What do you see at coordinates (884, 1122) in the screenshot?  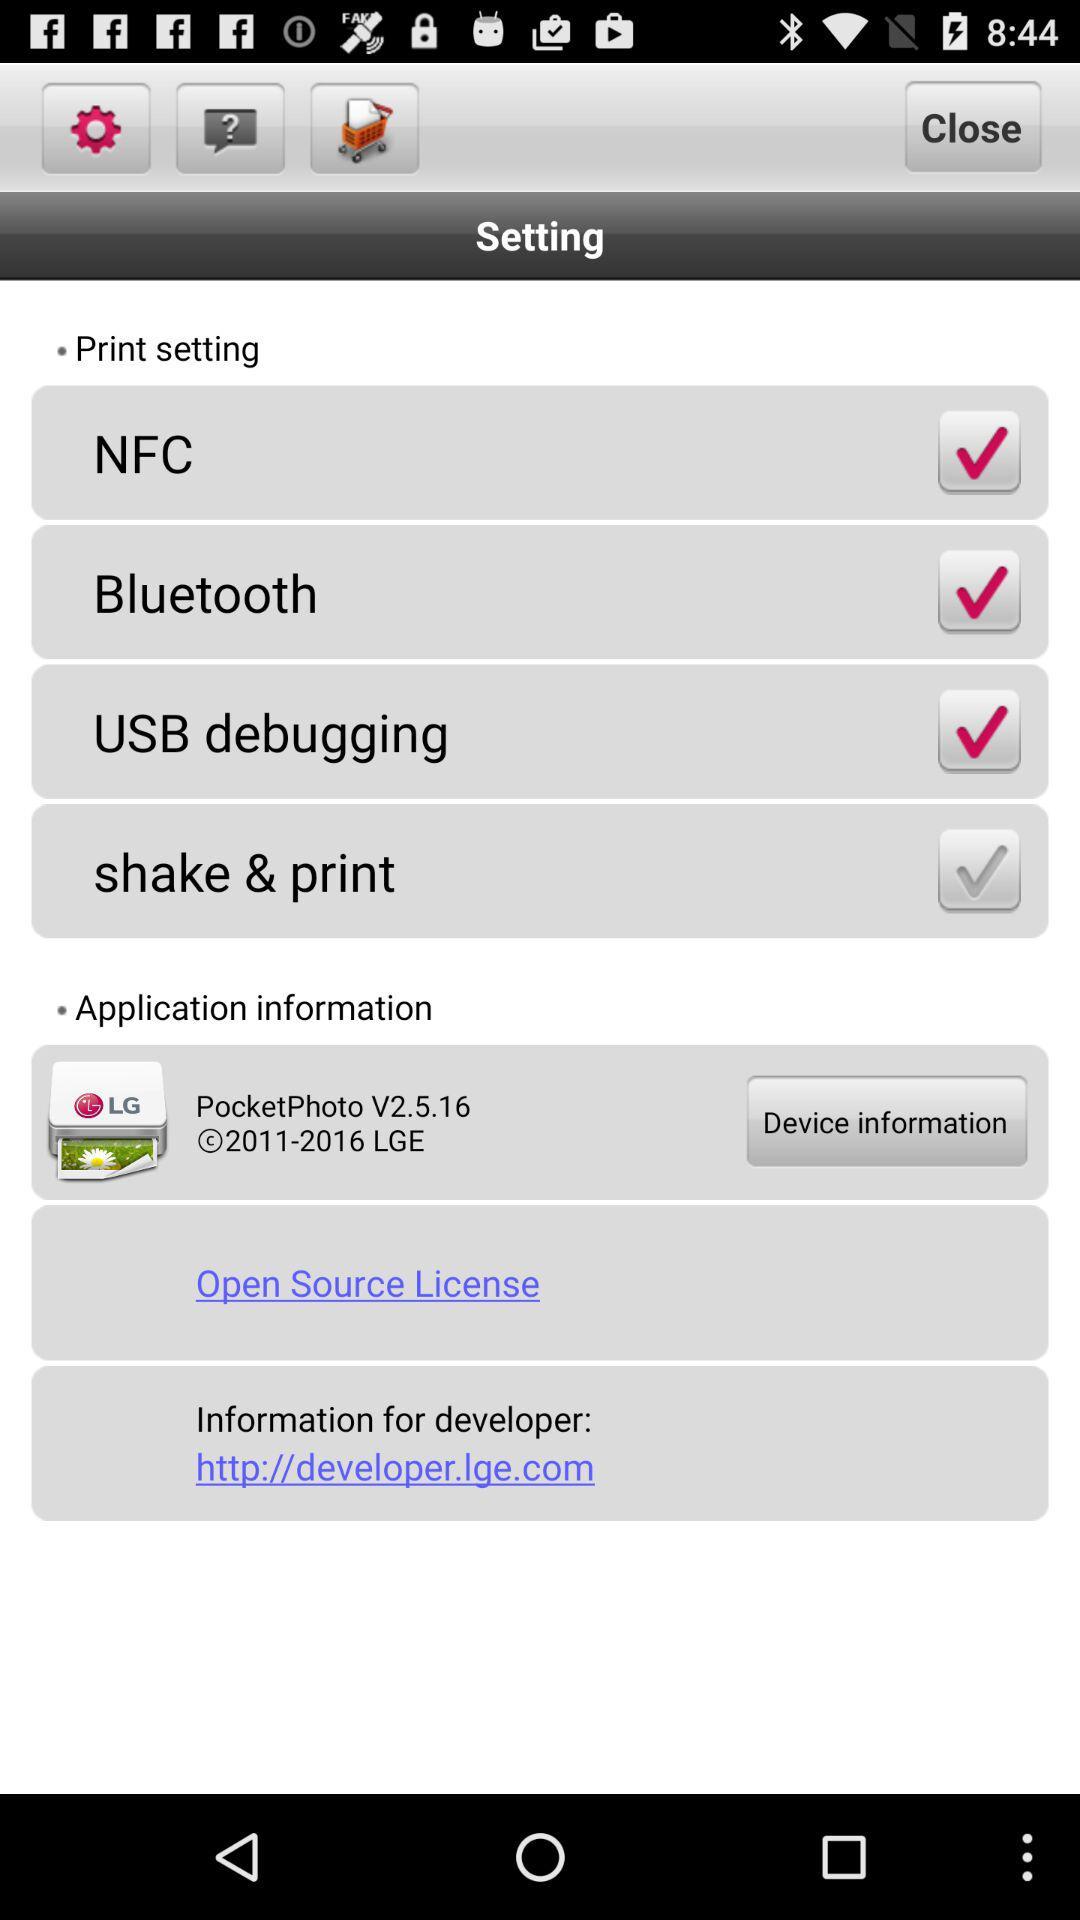 I see `the item above the open source license` at bounding box center [884, 1122].